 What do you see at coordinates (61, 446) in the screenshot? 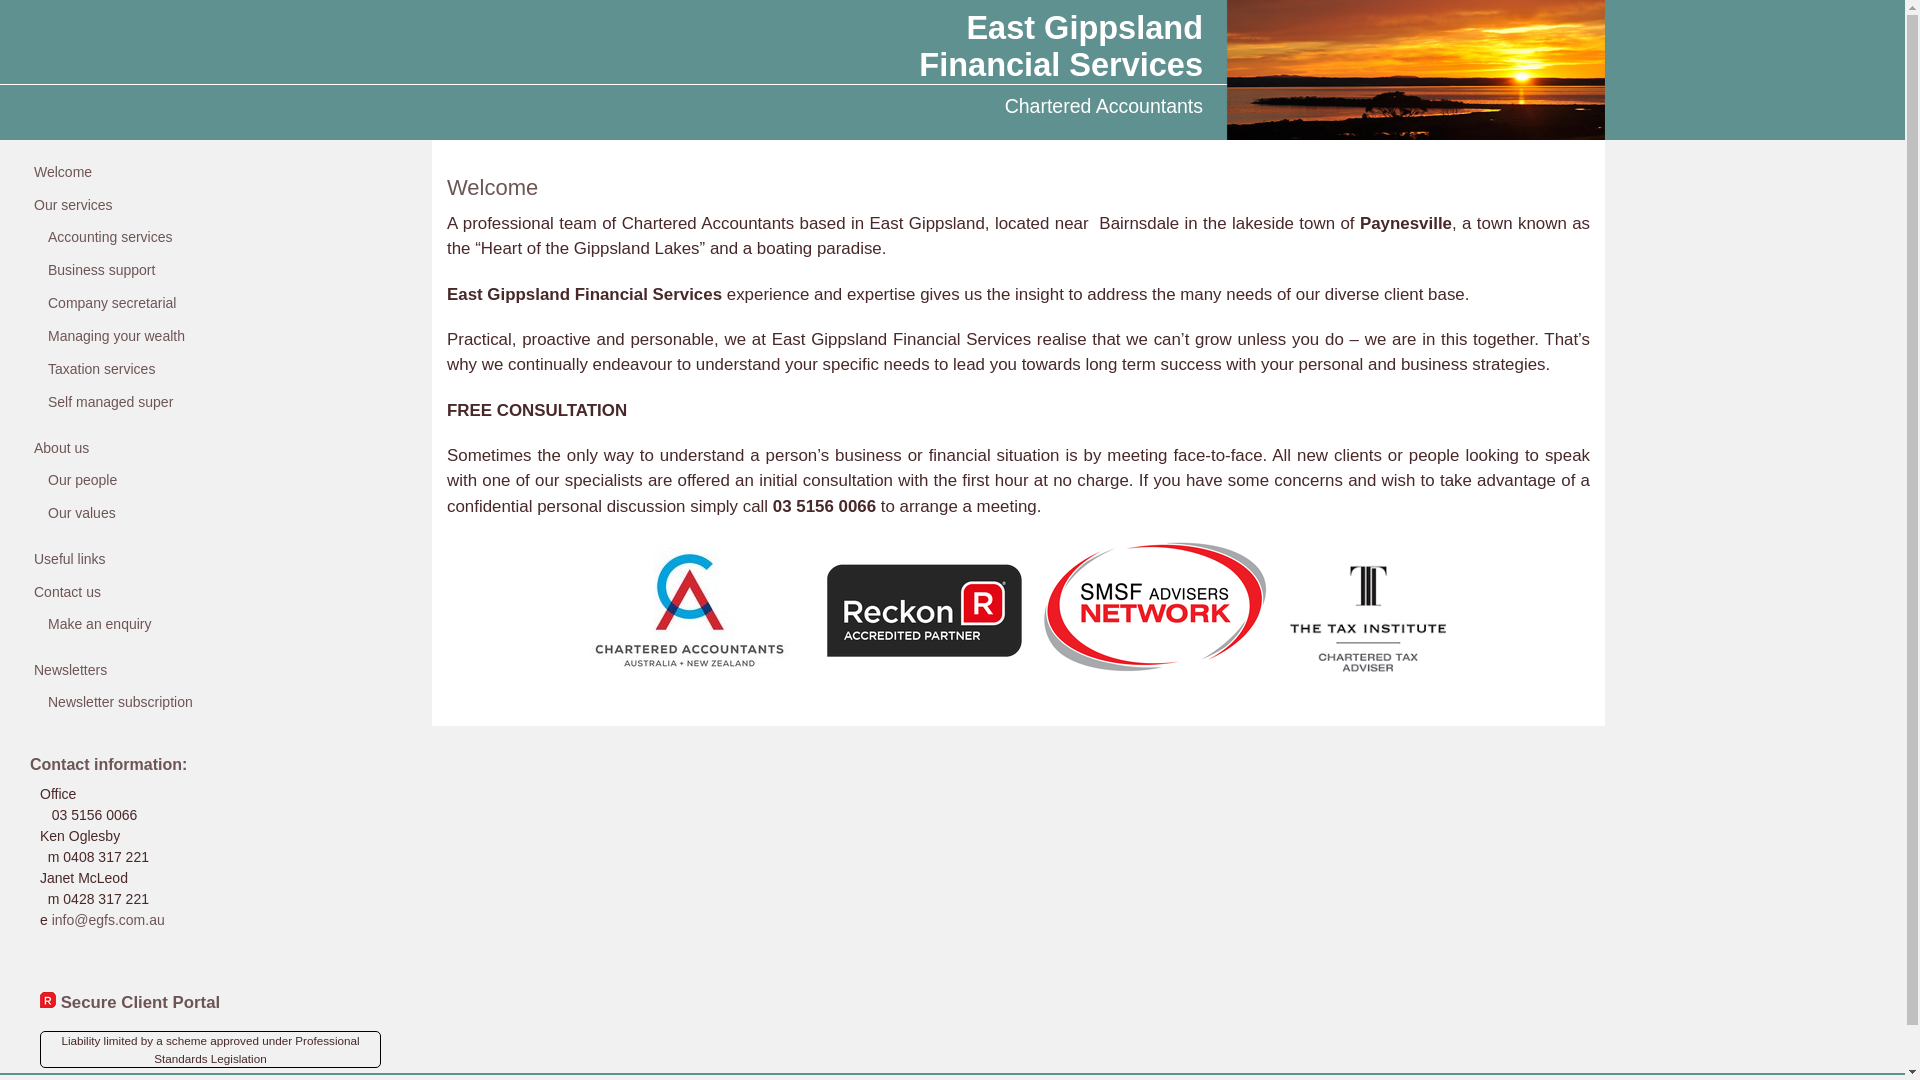
I see `'About us'` at bounding box center [61, 446].